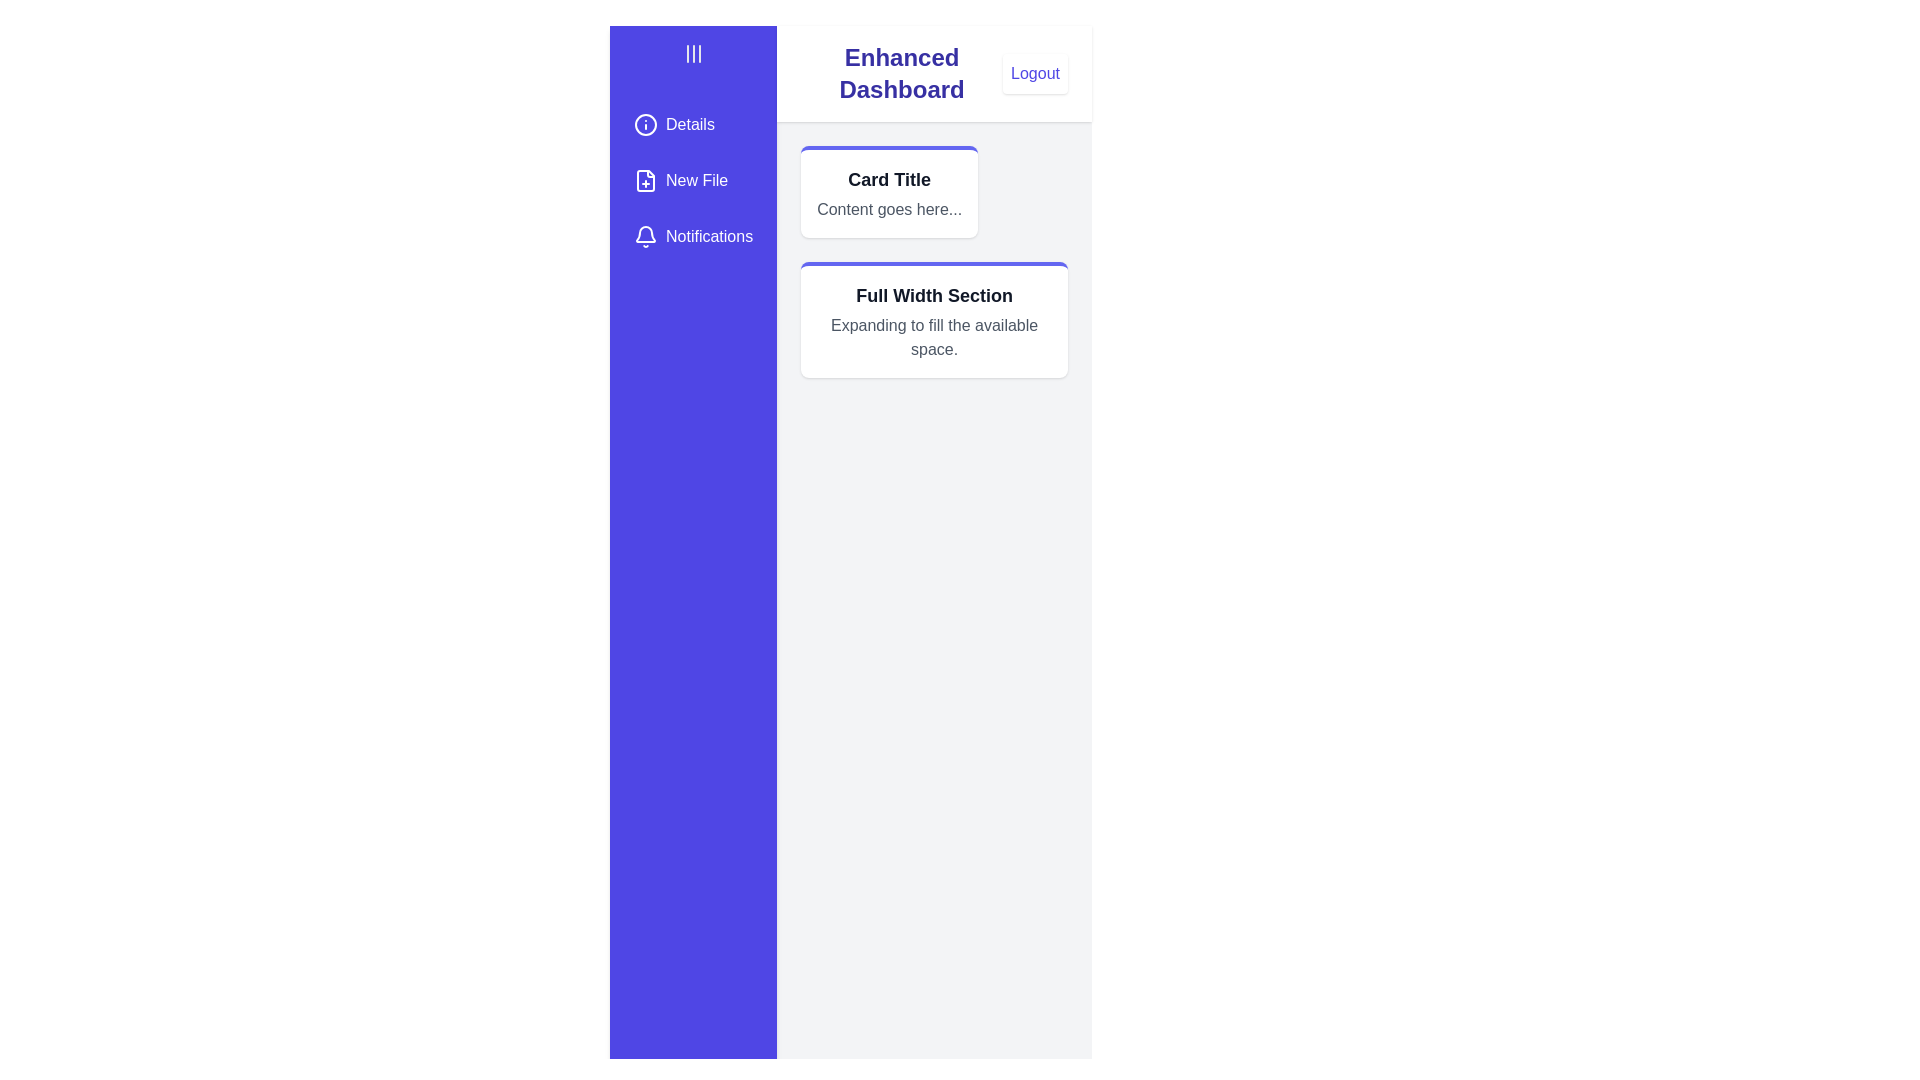  What do you see at coordinates (697, 181) in the screenshot?
I see `the text label in the vertical navigation menu that initiates the creation of a new file, located between the 'Details' and 'Notifications' menu items` at bounding box center [697, 181].